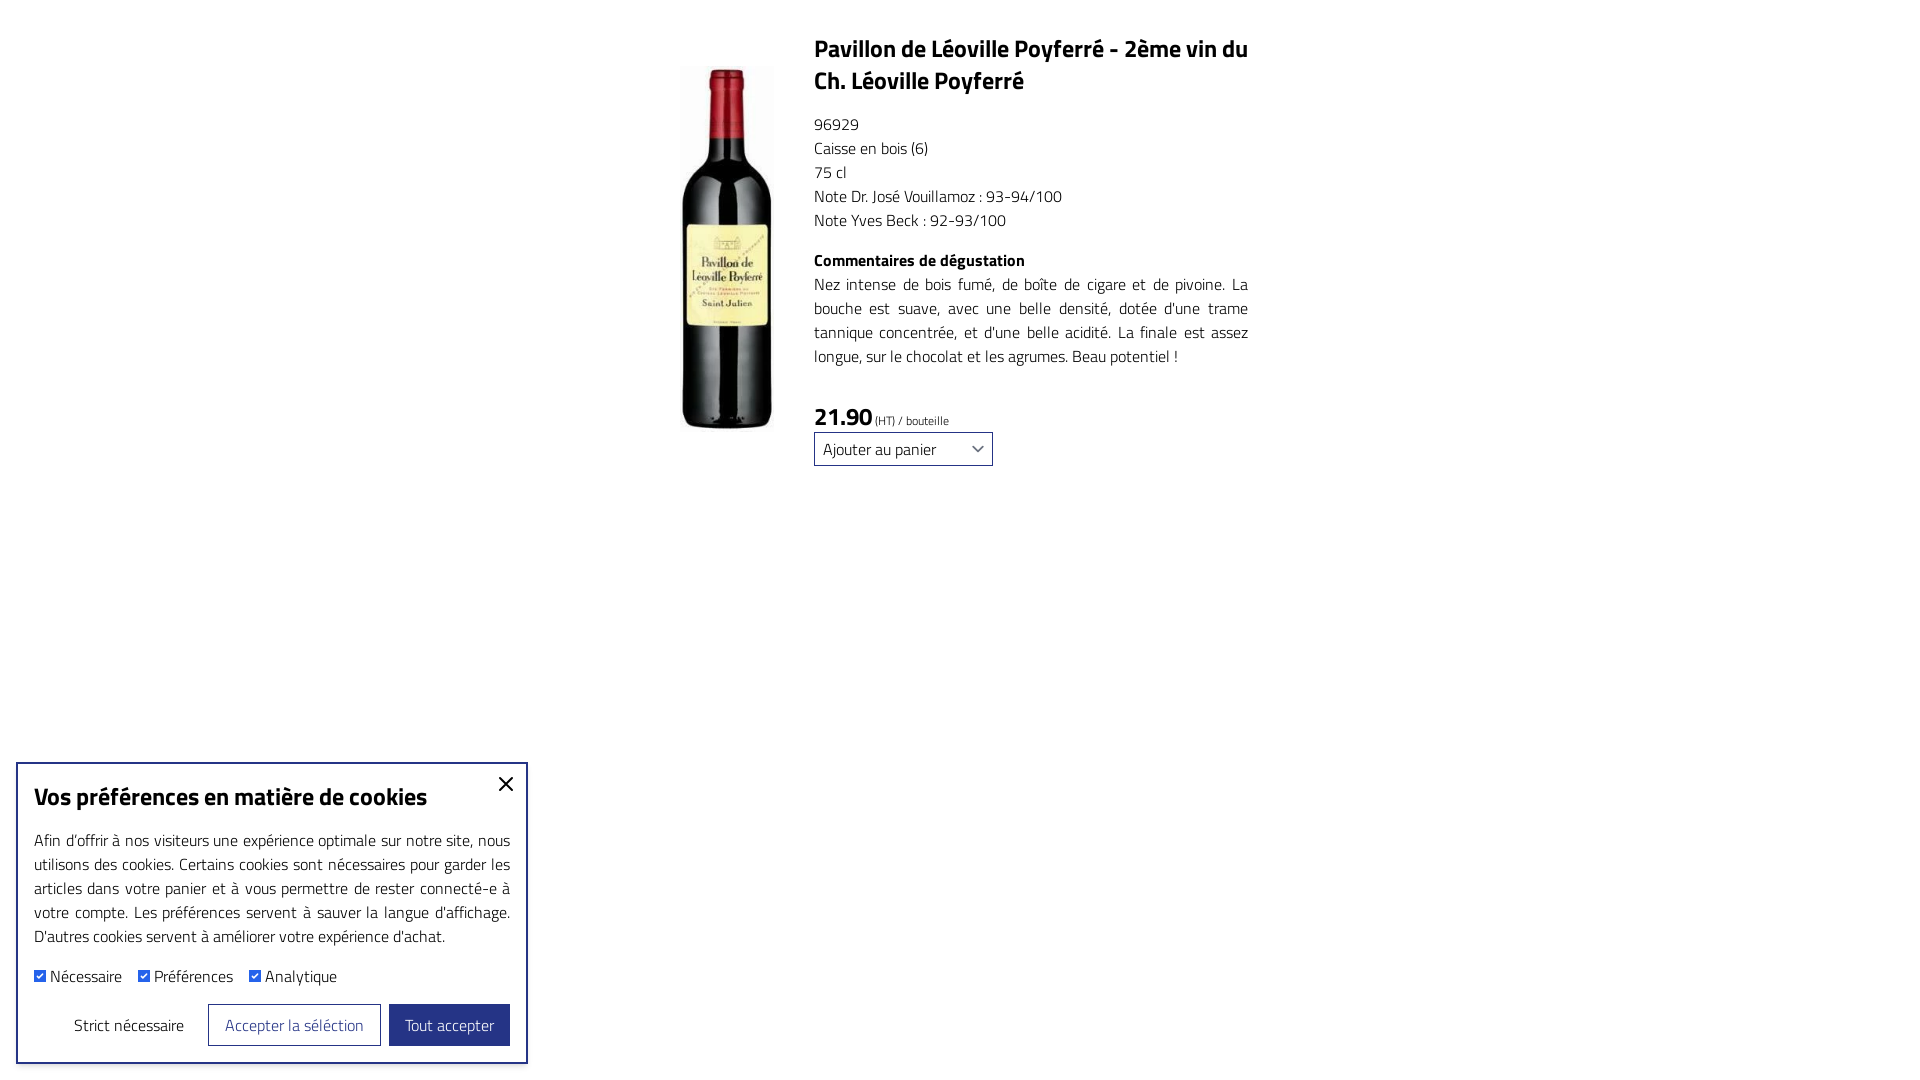  I want to click on 'Tout accepter', so click(448, 1025).